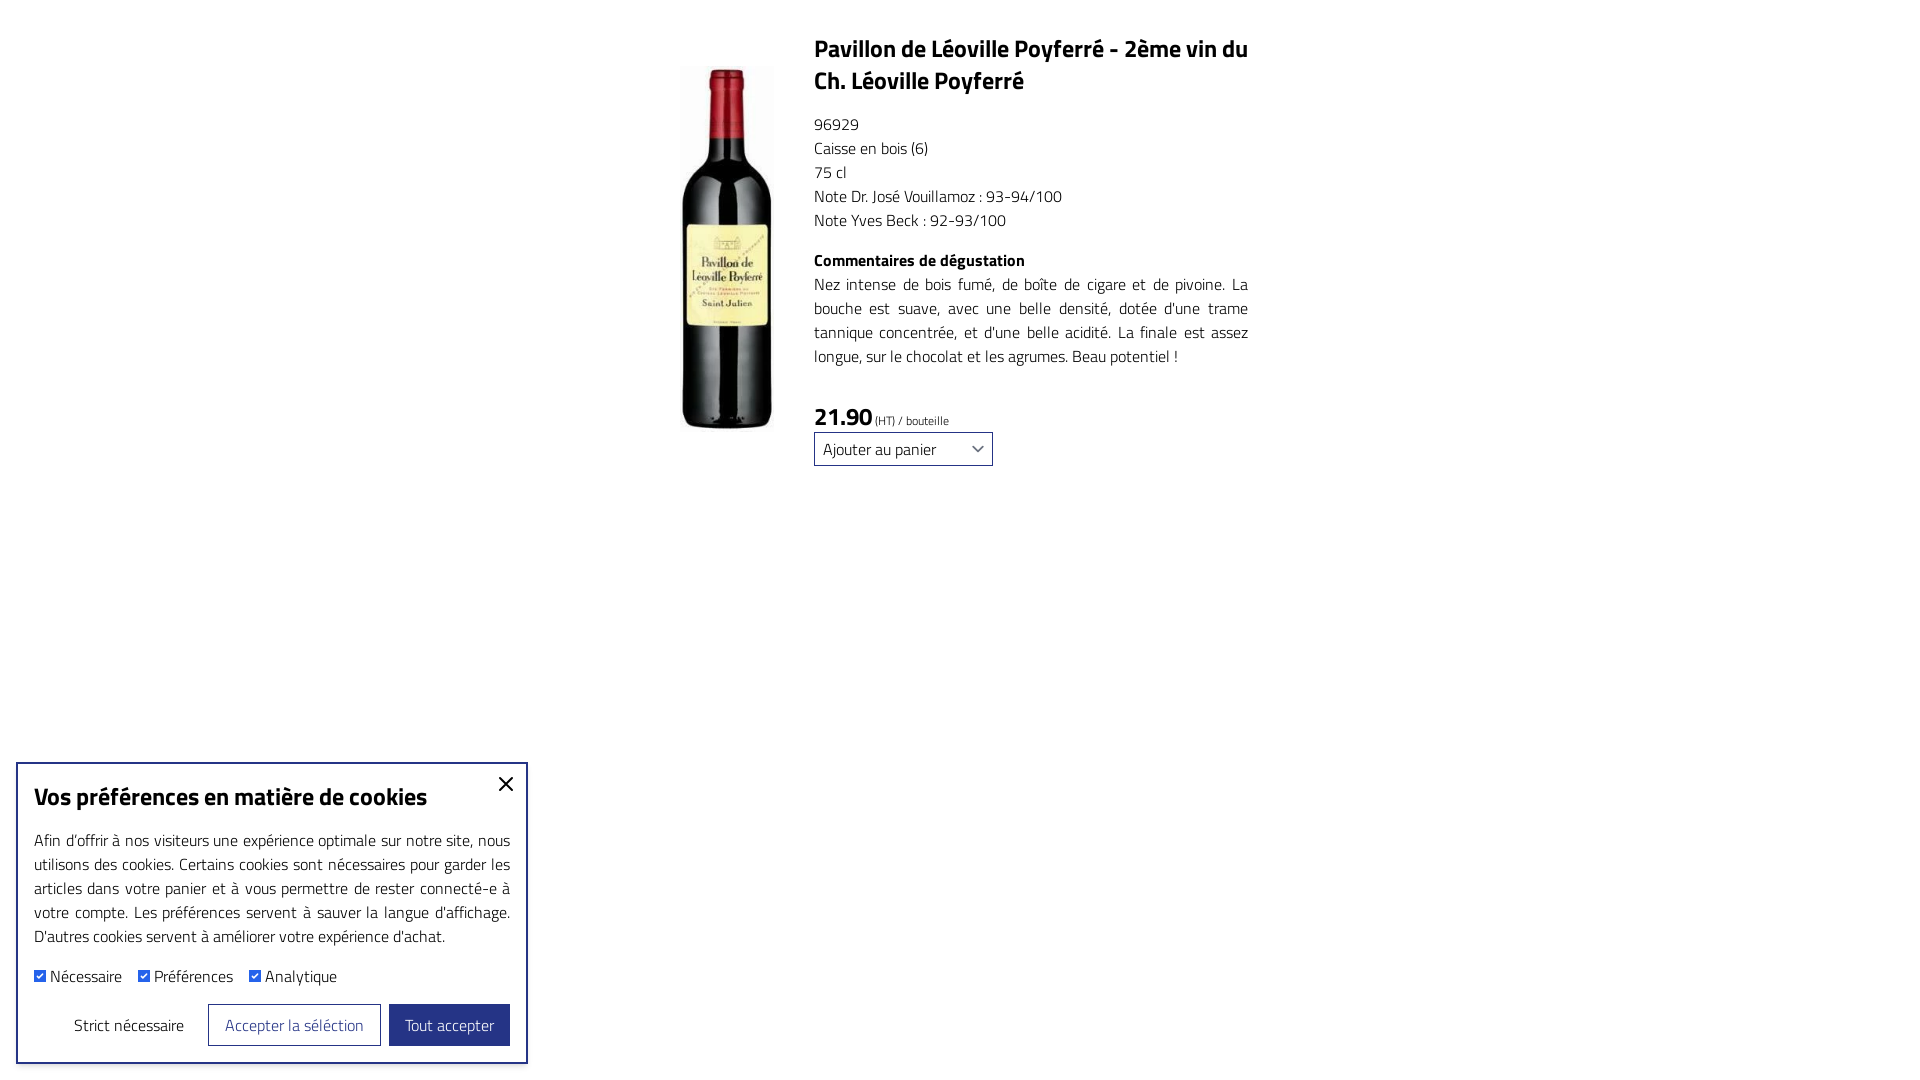  I want to click on 'Tout accepter', so click(448, 1025).